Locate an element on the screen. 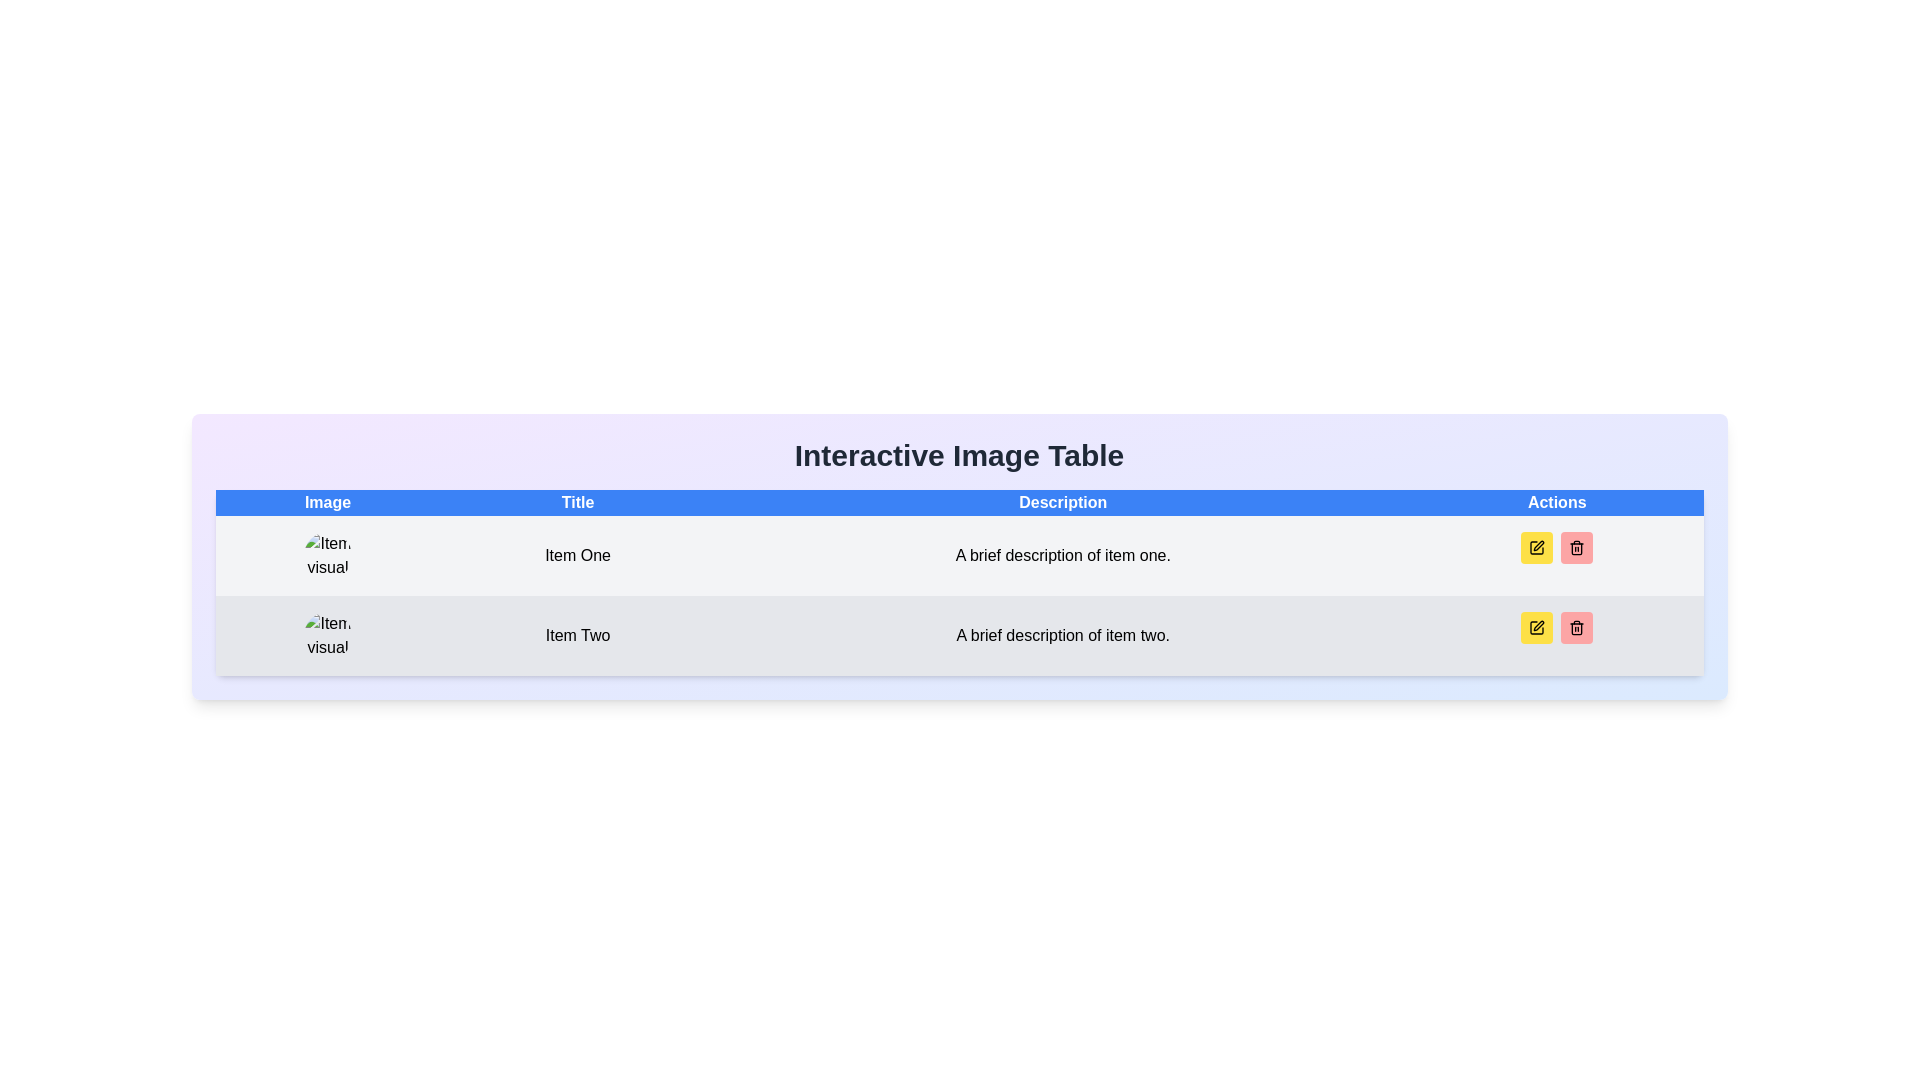 The width and height of the screenshot is (1920, 1080). the 'Image' text label, which is displayed in white, bold font on a blue background and is the first element in a row of labels is located at coordinates (327, 501).